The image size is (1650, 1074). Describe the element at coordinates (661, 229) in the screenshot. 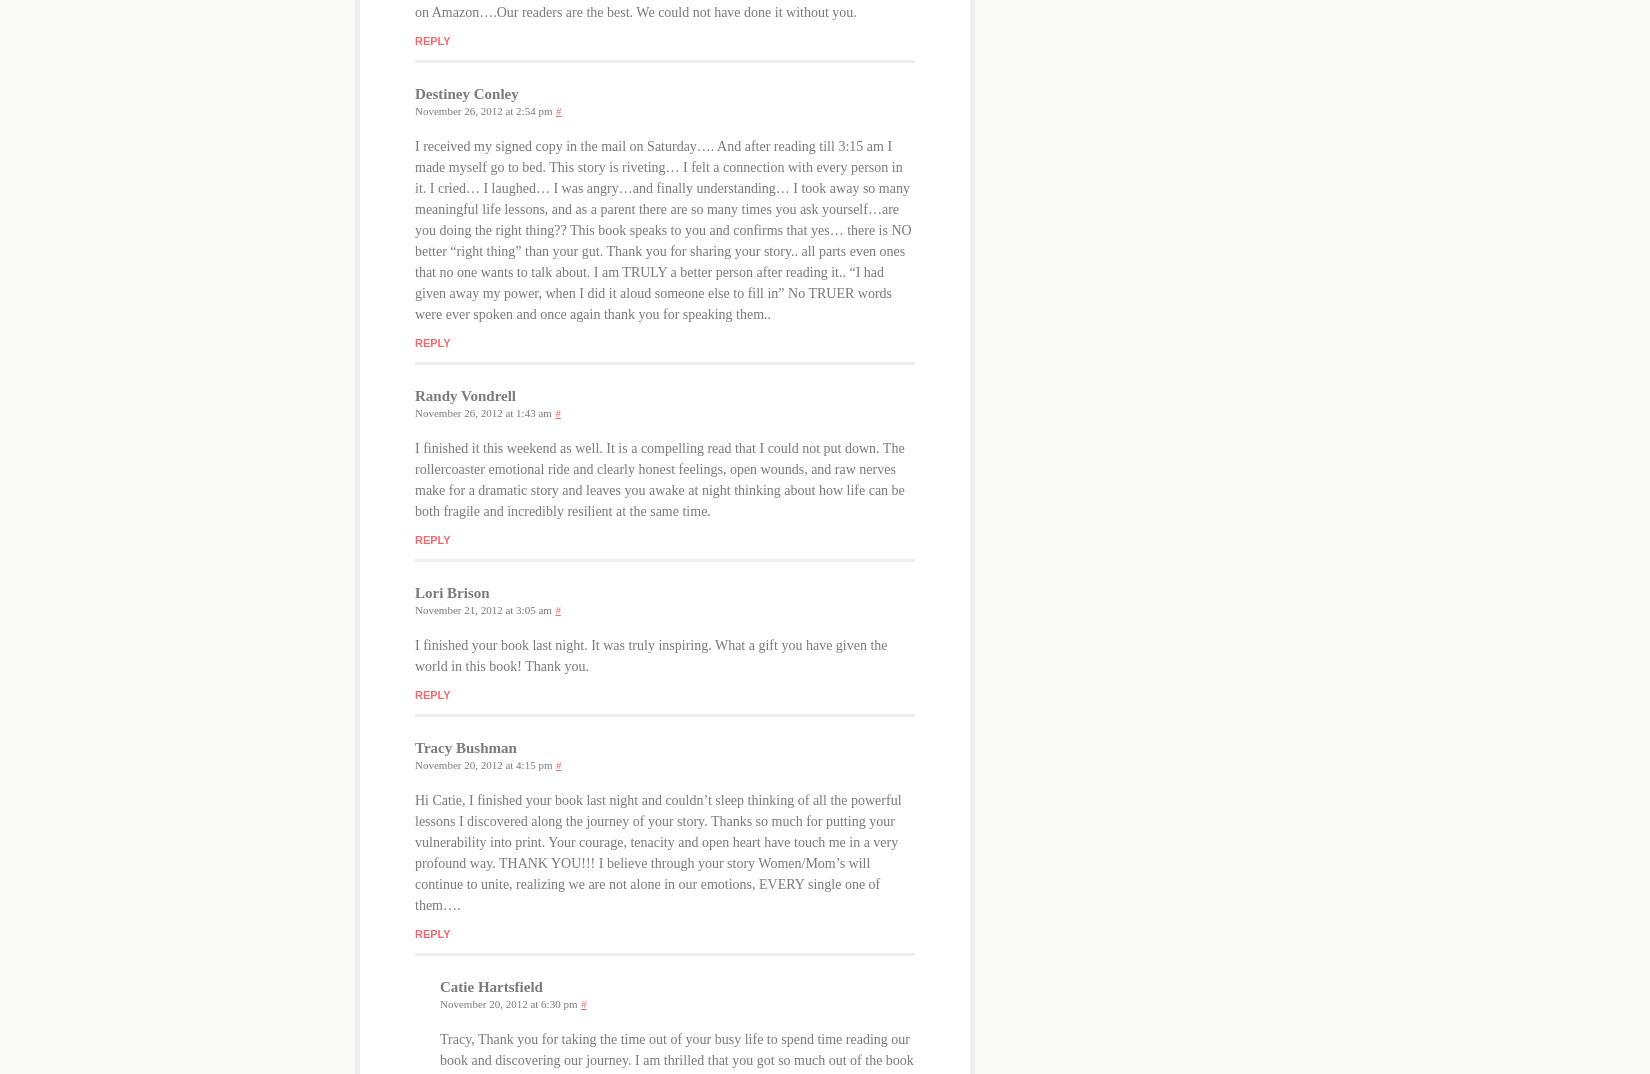

I see `'I received my signed copy in the mail on Saturday…. And after reading till 3:15 am I made myself go to bed.  This story is riveting…  I felt a connection with every person in it.  I cried… I laughed… I was angry…and finally understanding…  I took away so many meaningful life lessons, and as a parent there are so many times you ask yourself…are you doing the right thing??  This book speaks to you and confirms that yes… there is NO better “right thing” than your gut.  Thank you for sharing your story.. all parts even ones that no one wants to talk about.  I am TRULY a better person after reading it.. “I had given away my power, when I did it aloud someone else to fill in”  No TRUER words were ever spoken and once again thank you for speaking them..'` at that location.